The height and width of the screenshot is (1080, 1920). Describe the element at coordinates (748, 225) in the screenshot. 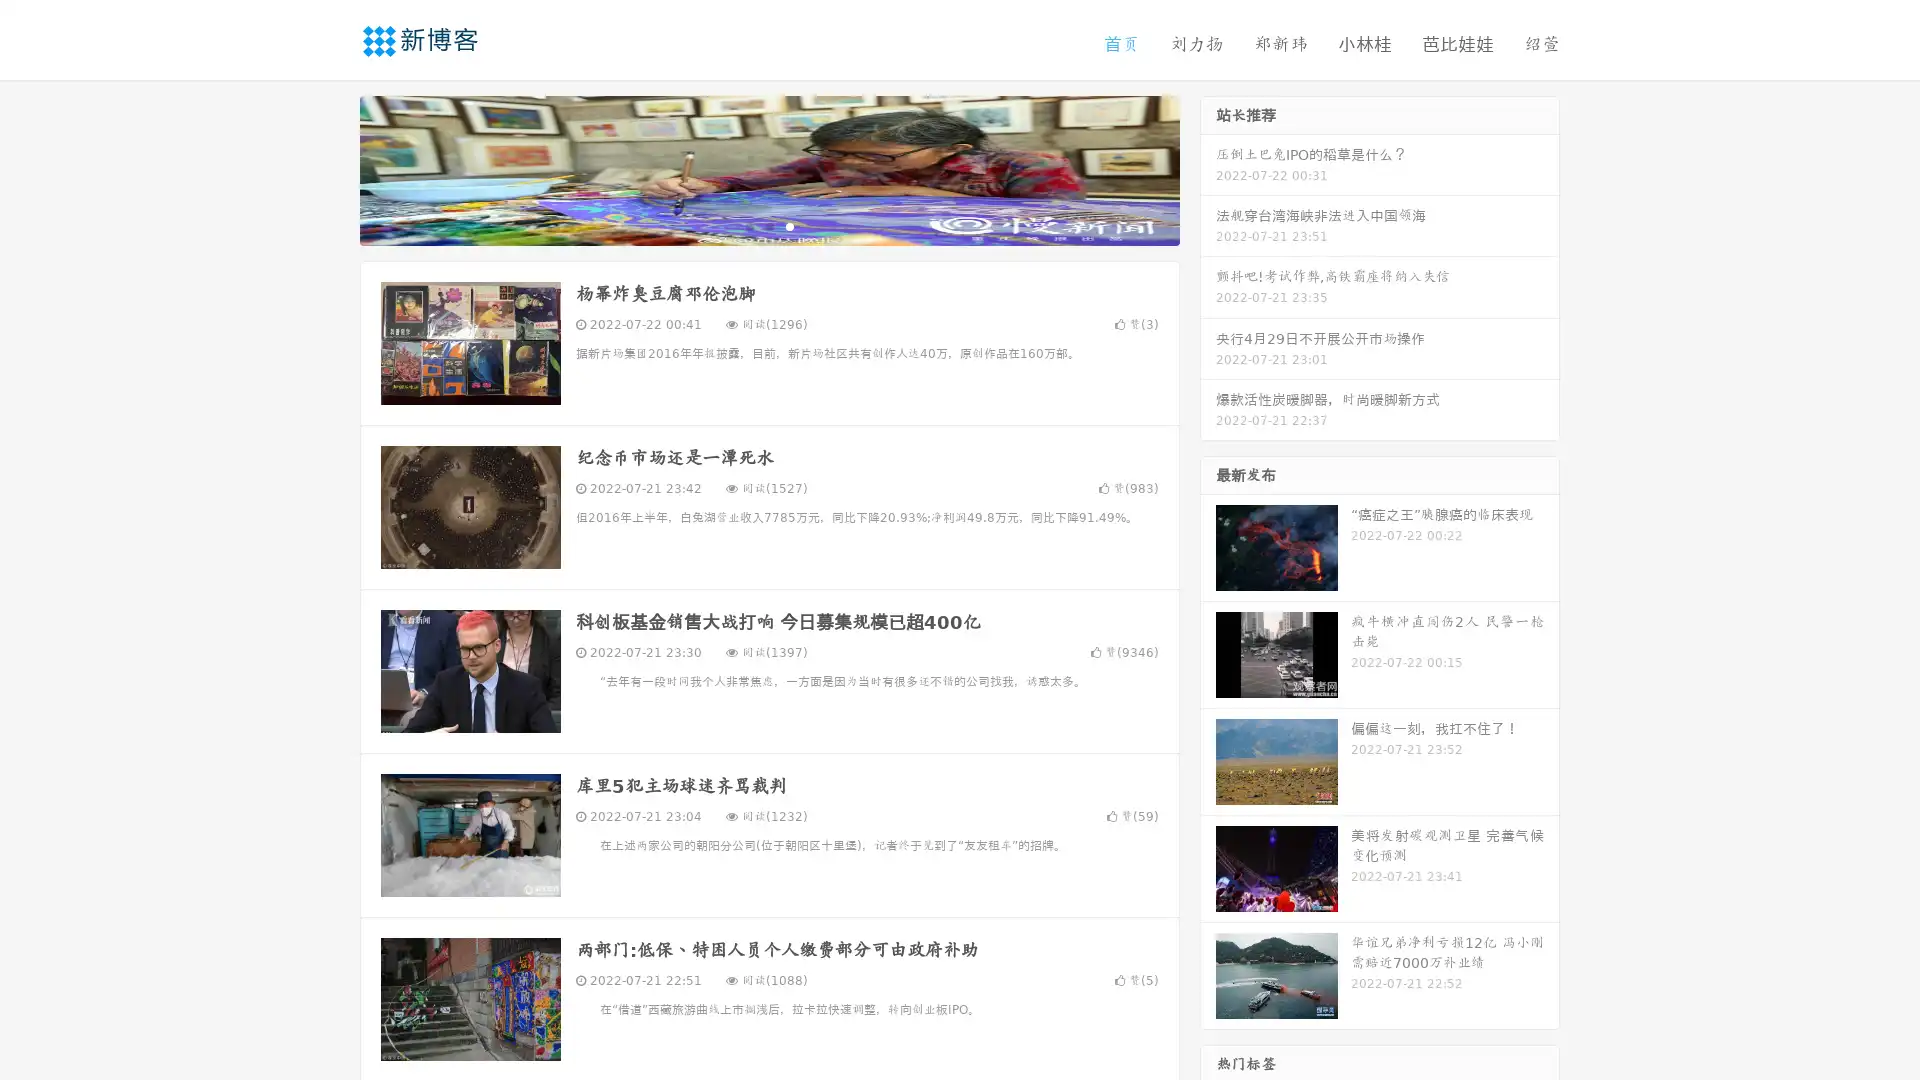

I see `Go to slide 1` at that location.